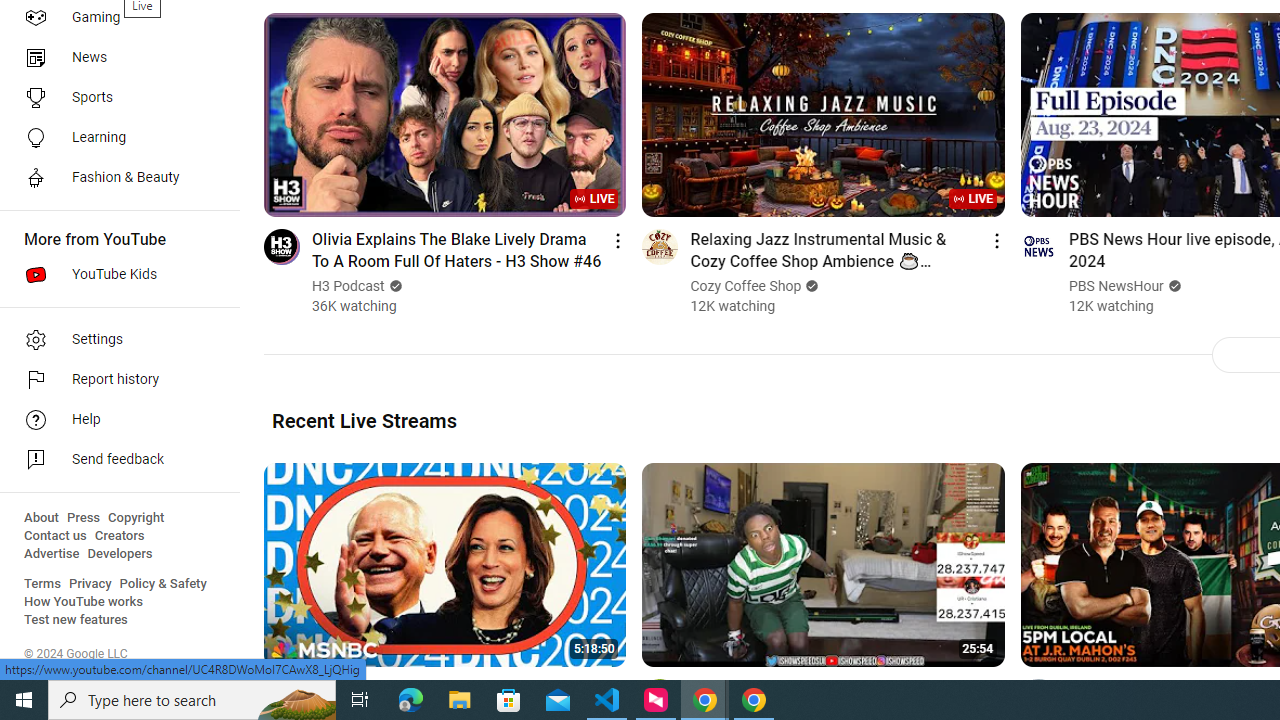 The width and height of the screenshot is (1280, 720). I want to click on 'Terms', so click(42, 584).